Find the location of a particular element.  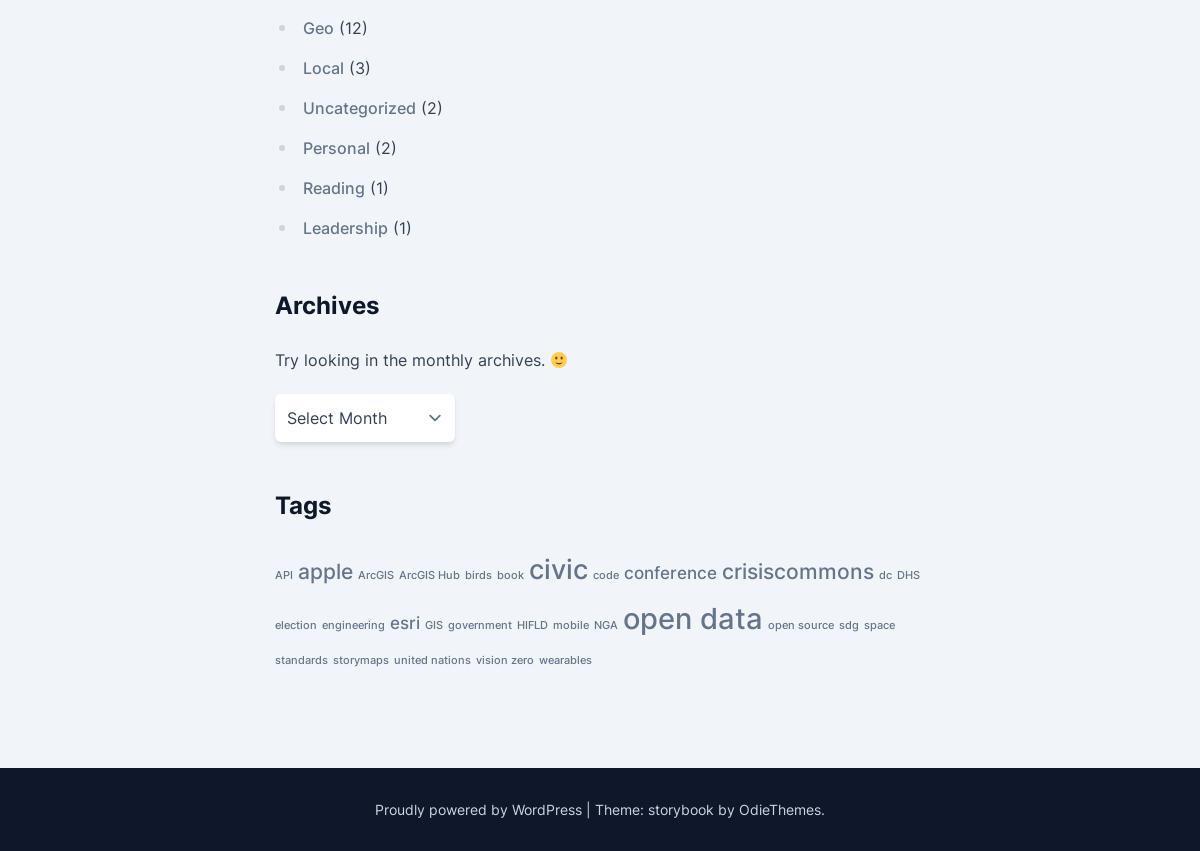

'OdieThemes' is located at coordinates (779, 808).